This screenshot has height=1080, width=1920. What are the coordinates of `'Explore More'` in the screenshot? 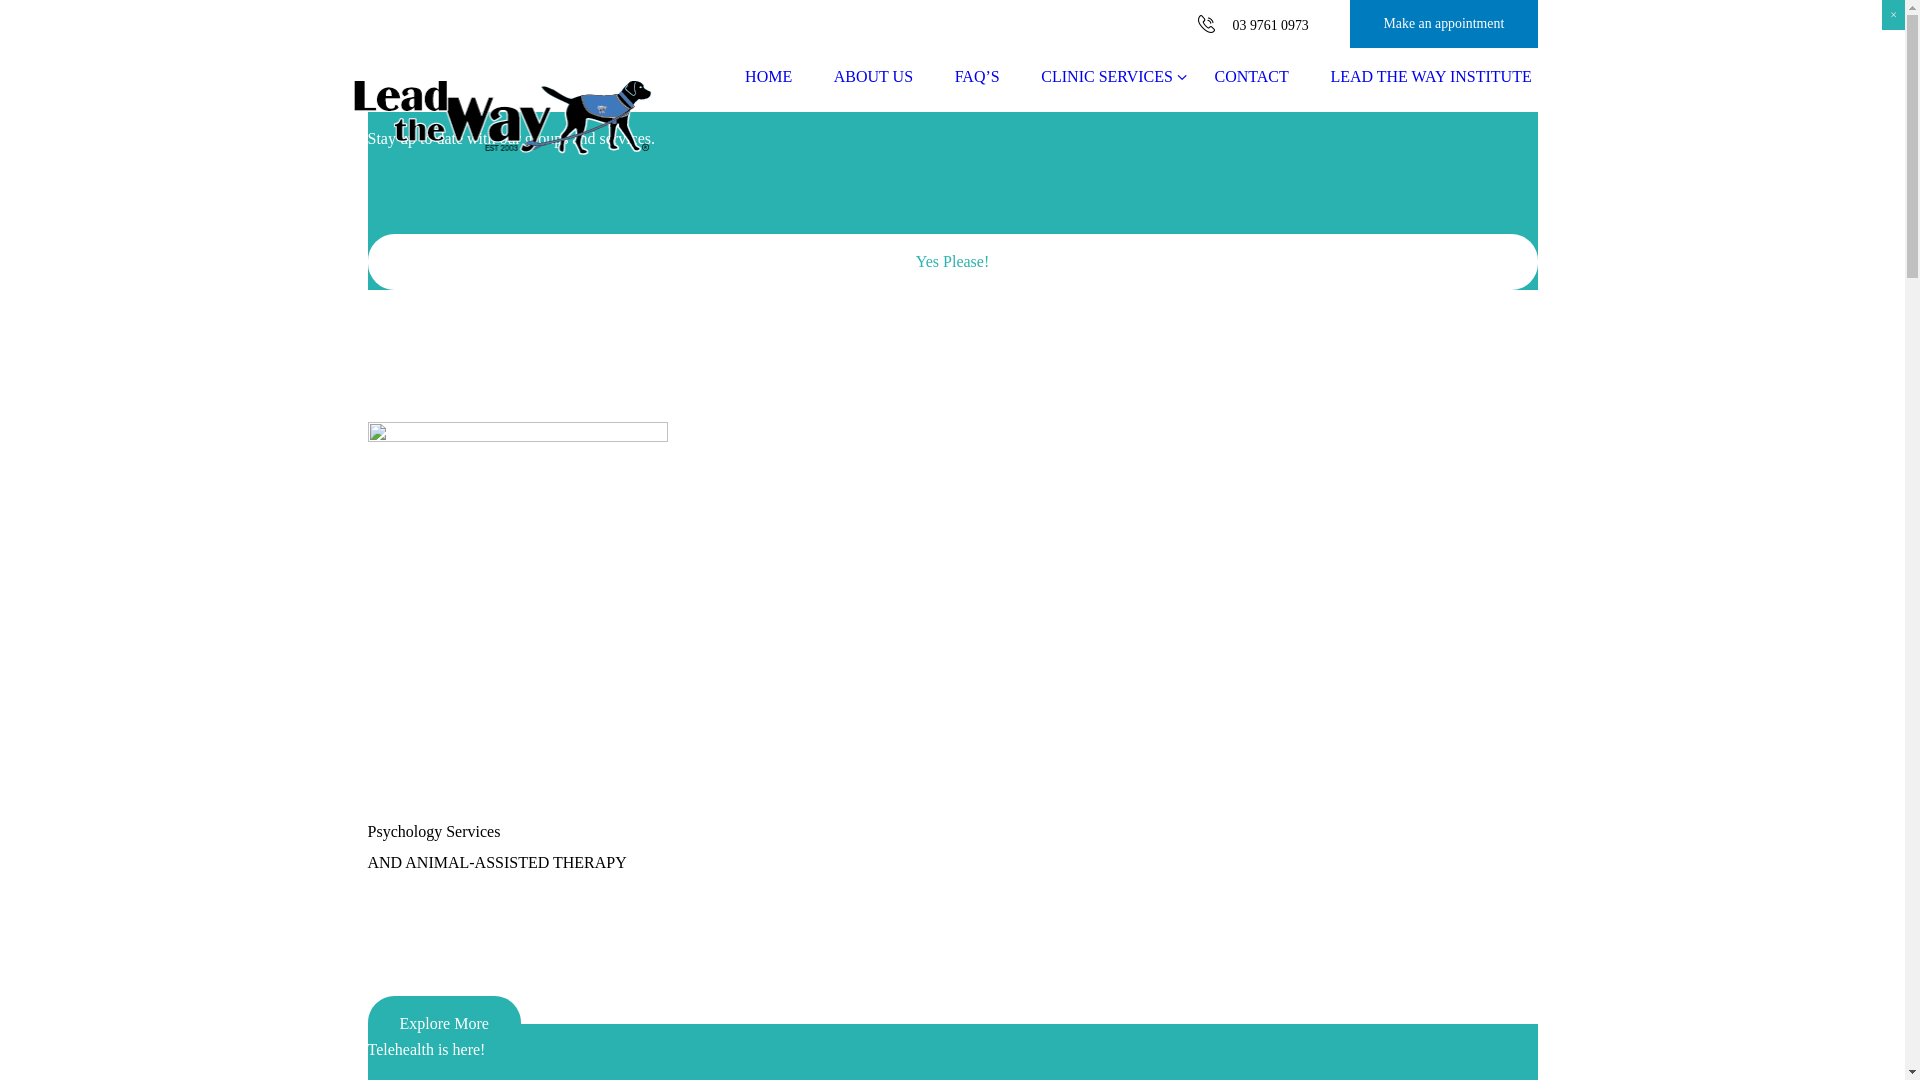 It's located at (443, 1023).